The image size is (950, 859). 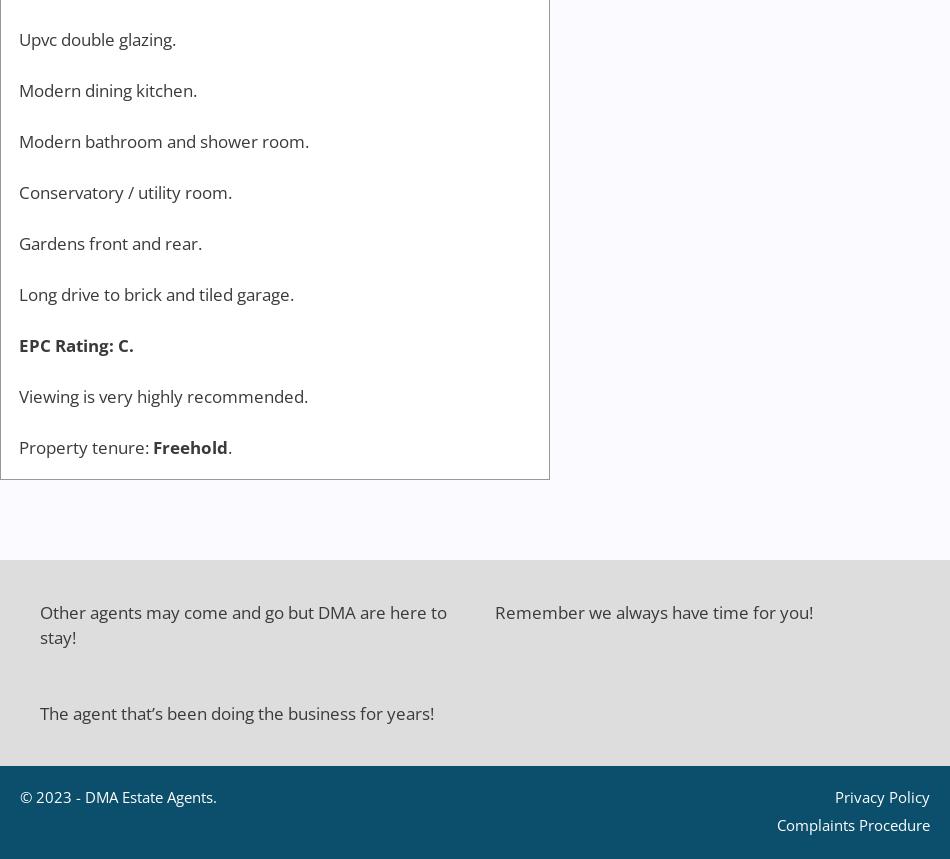 I want to click on 'Remember we always have time for you!', so click(x=653, y=611).